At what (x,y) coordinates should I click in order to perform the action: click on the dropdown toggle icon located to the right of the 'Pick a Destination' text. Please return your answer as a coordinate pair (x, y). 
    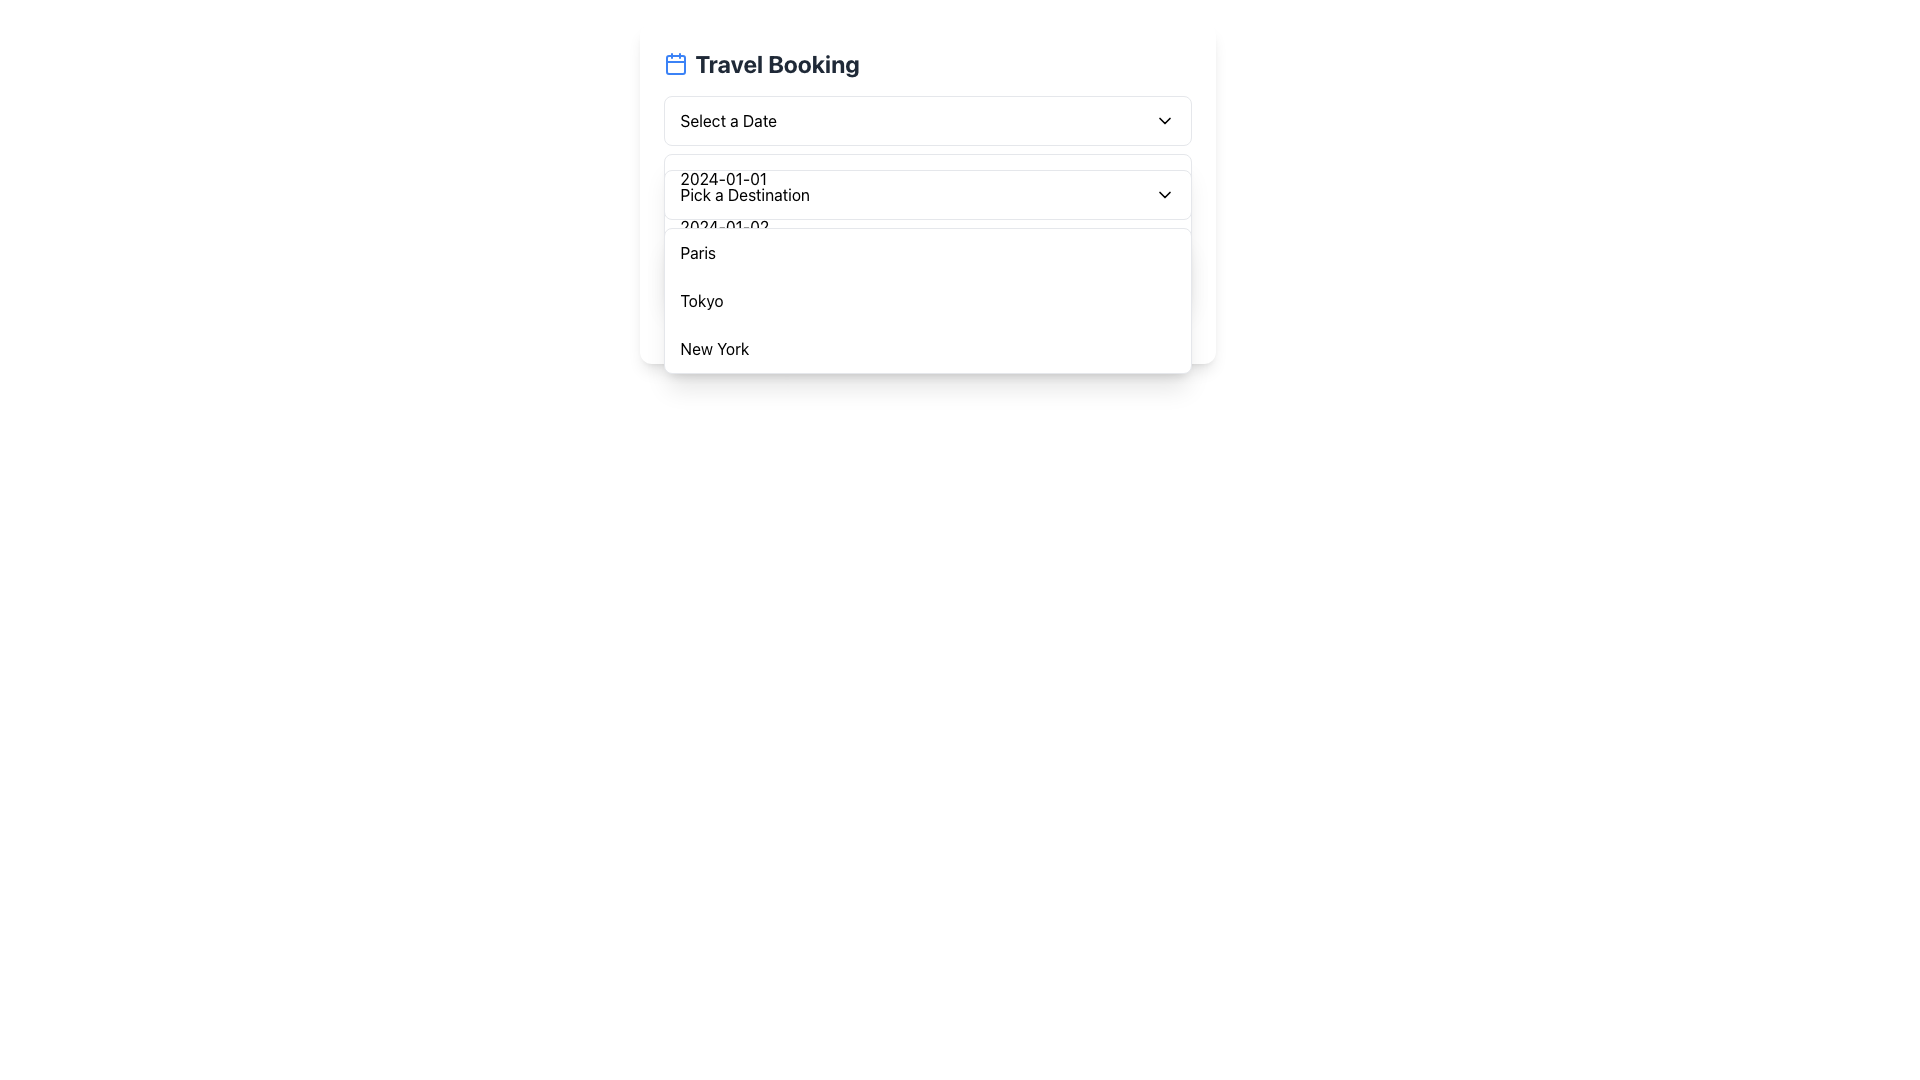
    Looking at the image, I should click on (1164, 195).